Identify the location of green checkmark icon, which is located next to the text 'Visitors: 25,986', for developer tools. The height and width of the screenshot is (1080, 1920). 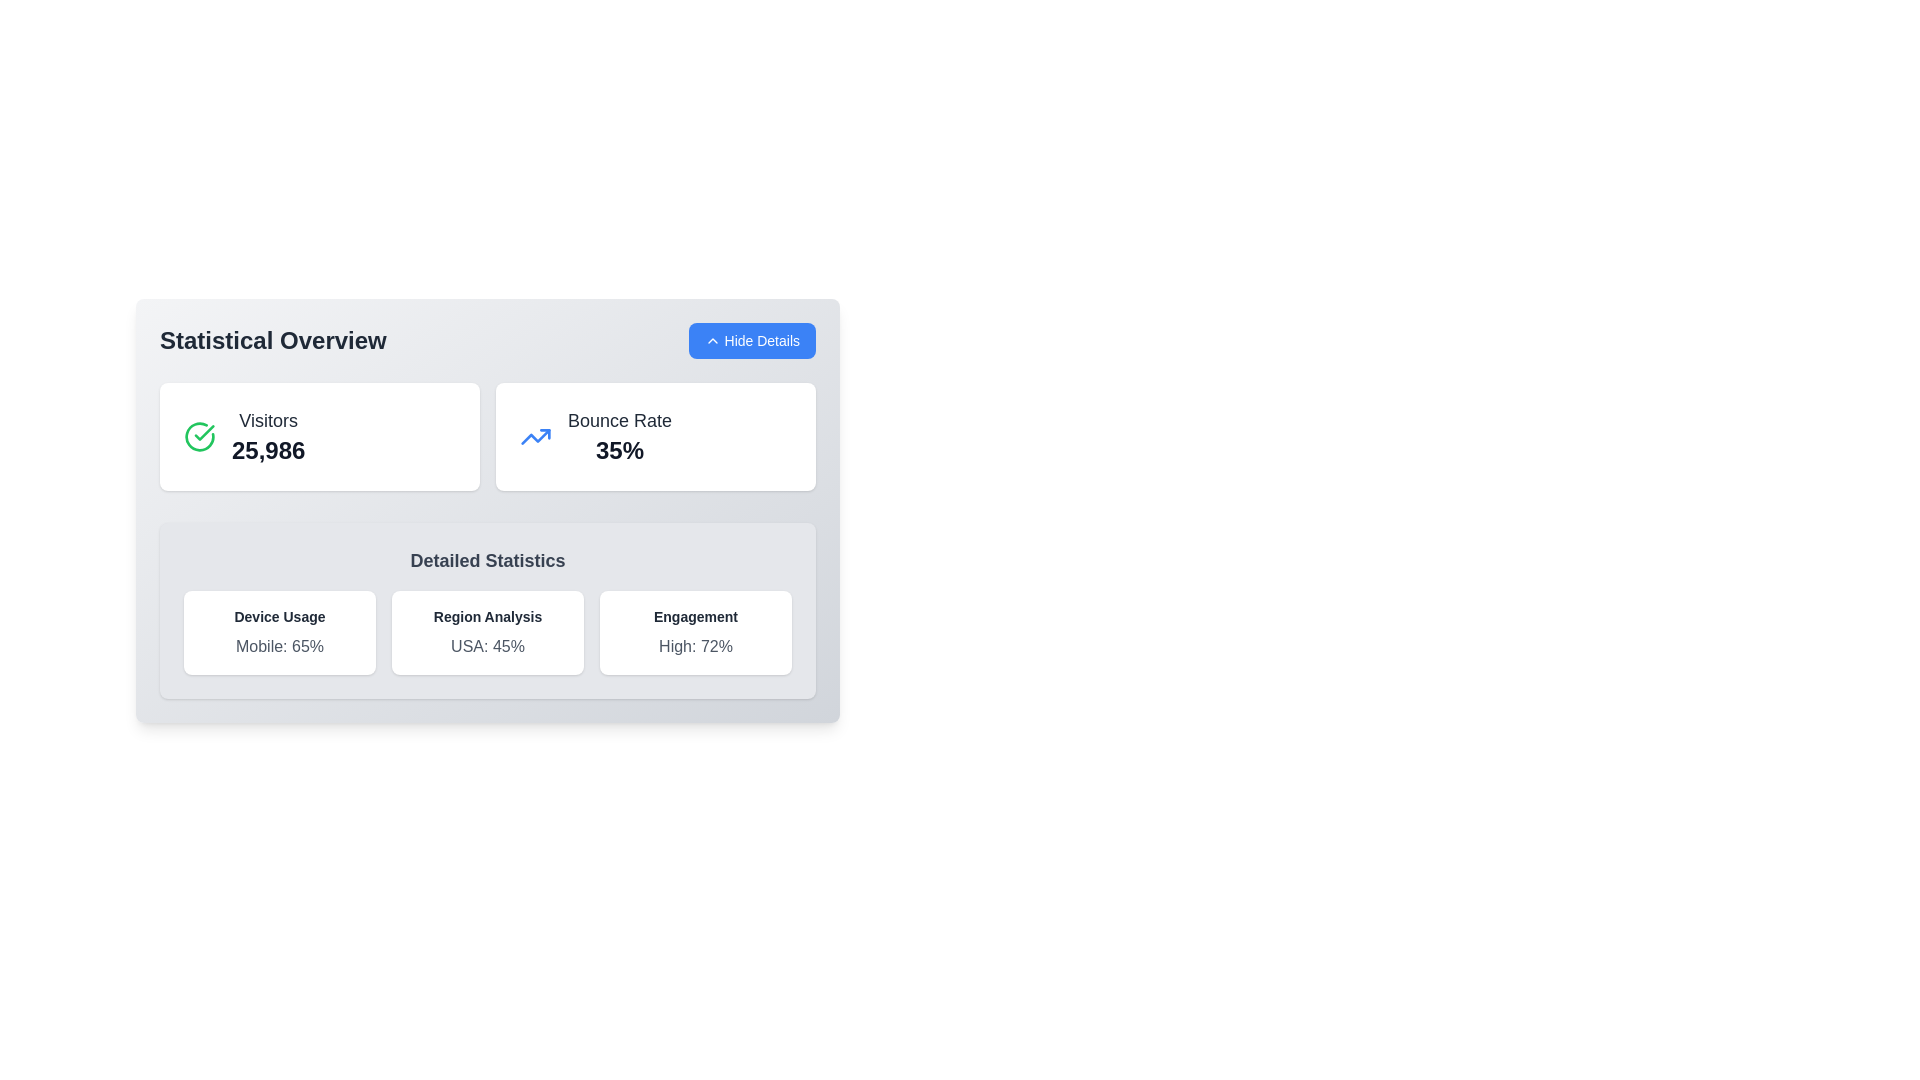
(204, 431).